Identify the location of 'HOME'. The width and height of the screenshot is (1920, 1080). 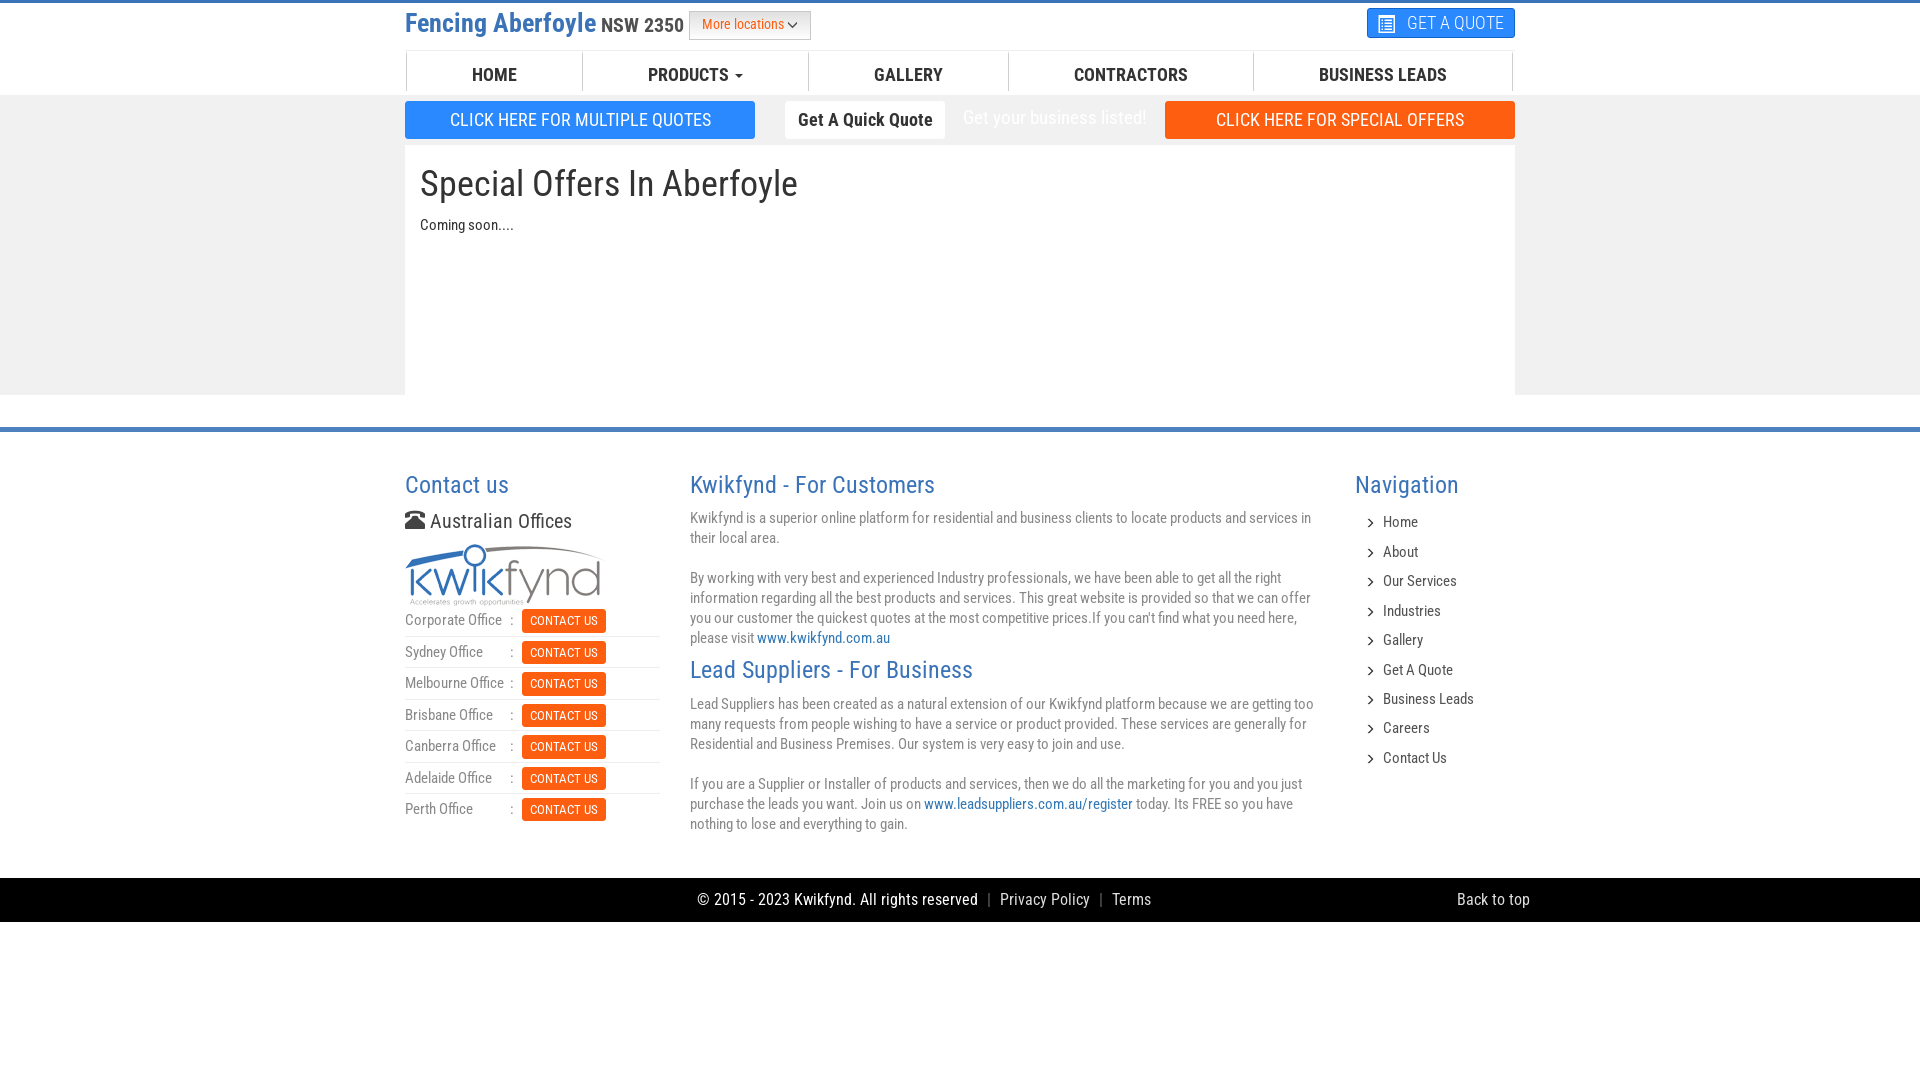
(494, 73).